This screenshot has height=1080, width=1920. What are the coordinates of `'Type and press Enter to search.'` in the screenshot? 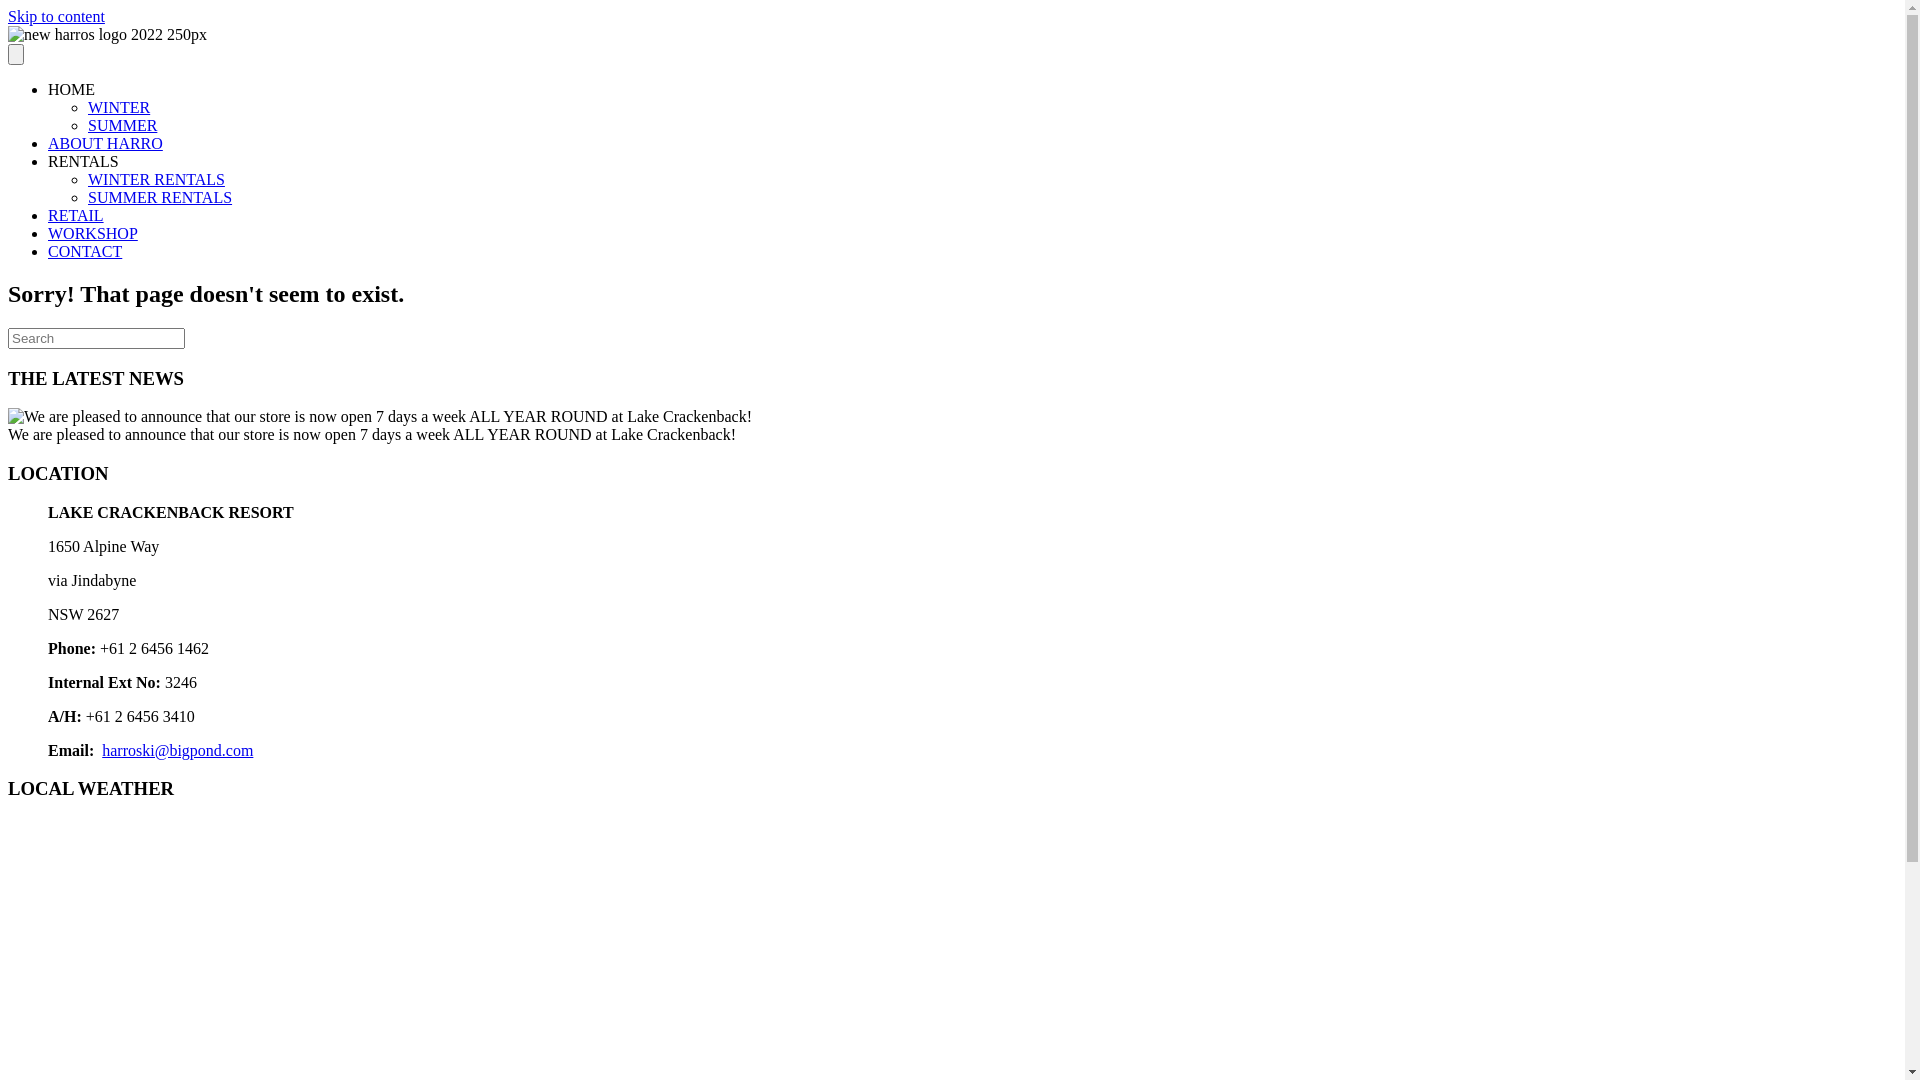 It's located at (951, 337).